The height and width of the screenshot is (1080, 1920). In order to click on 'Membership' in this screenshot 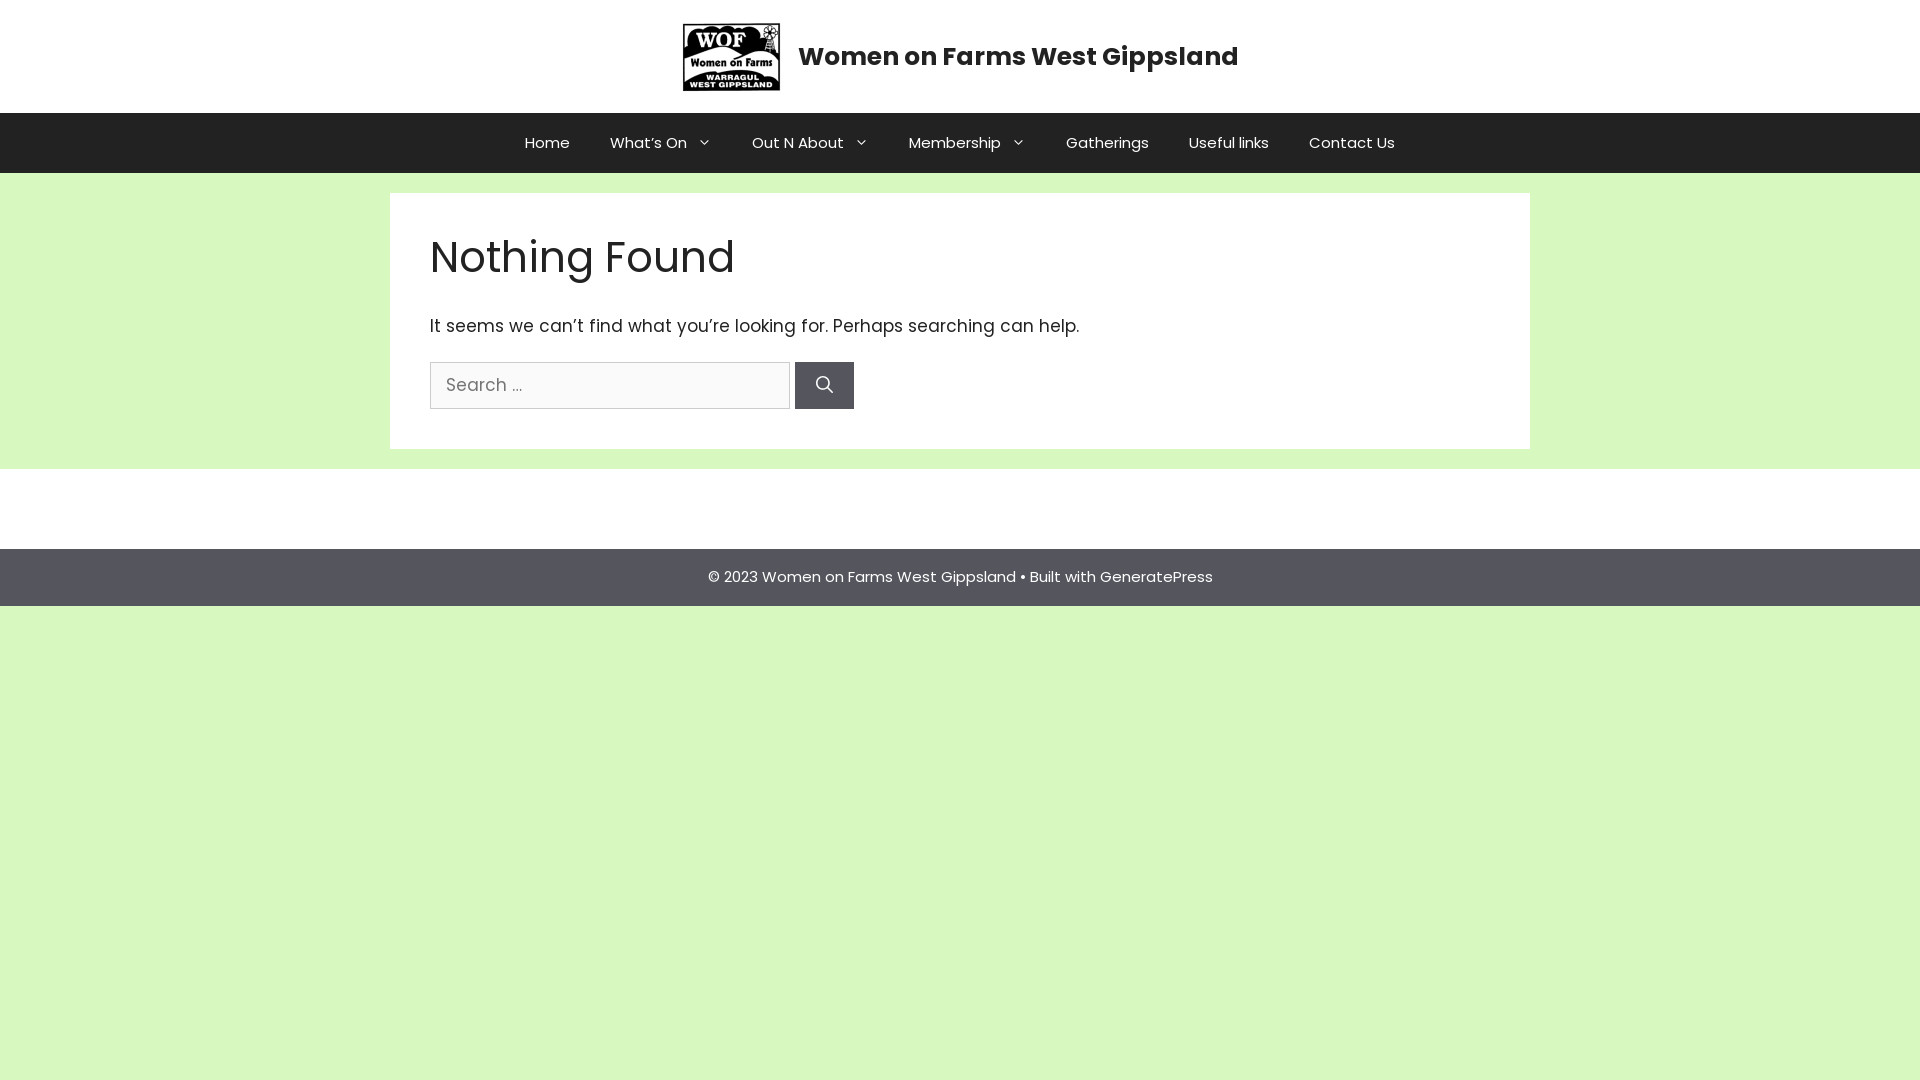, I will do `click(967, 141)`.